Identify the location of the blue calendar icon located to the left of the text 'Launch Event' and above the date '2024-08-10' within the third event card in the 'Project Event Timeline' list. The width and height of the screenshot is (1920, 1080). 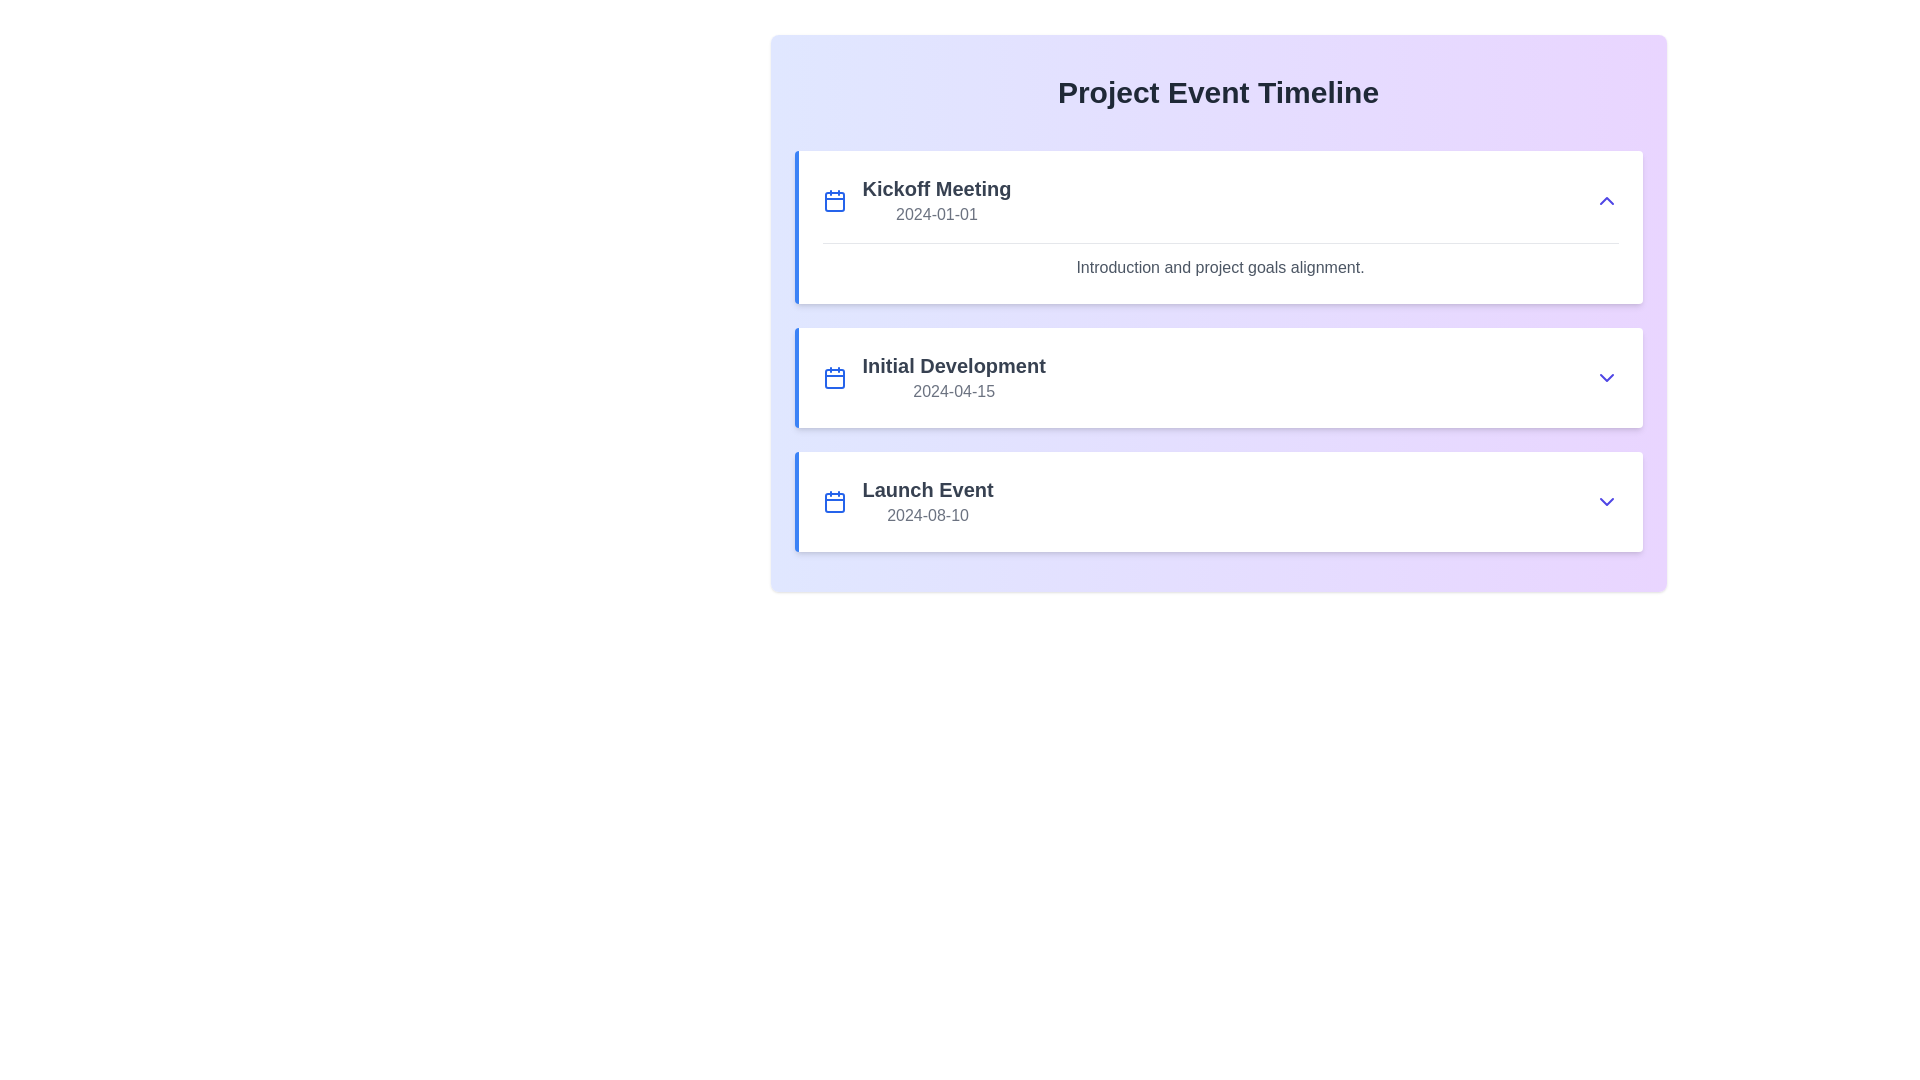
(834, 500).